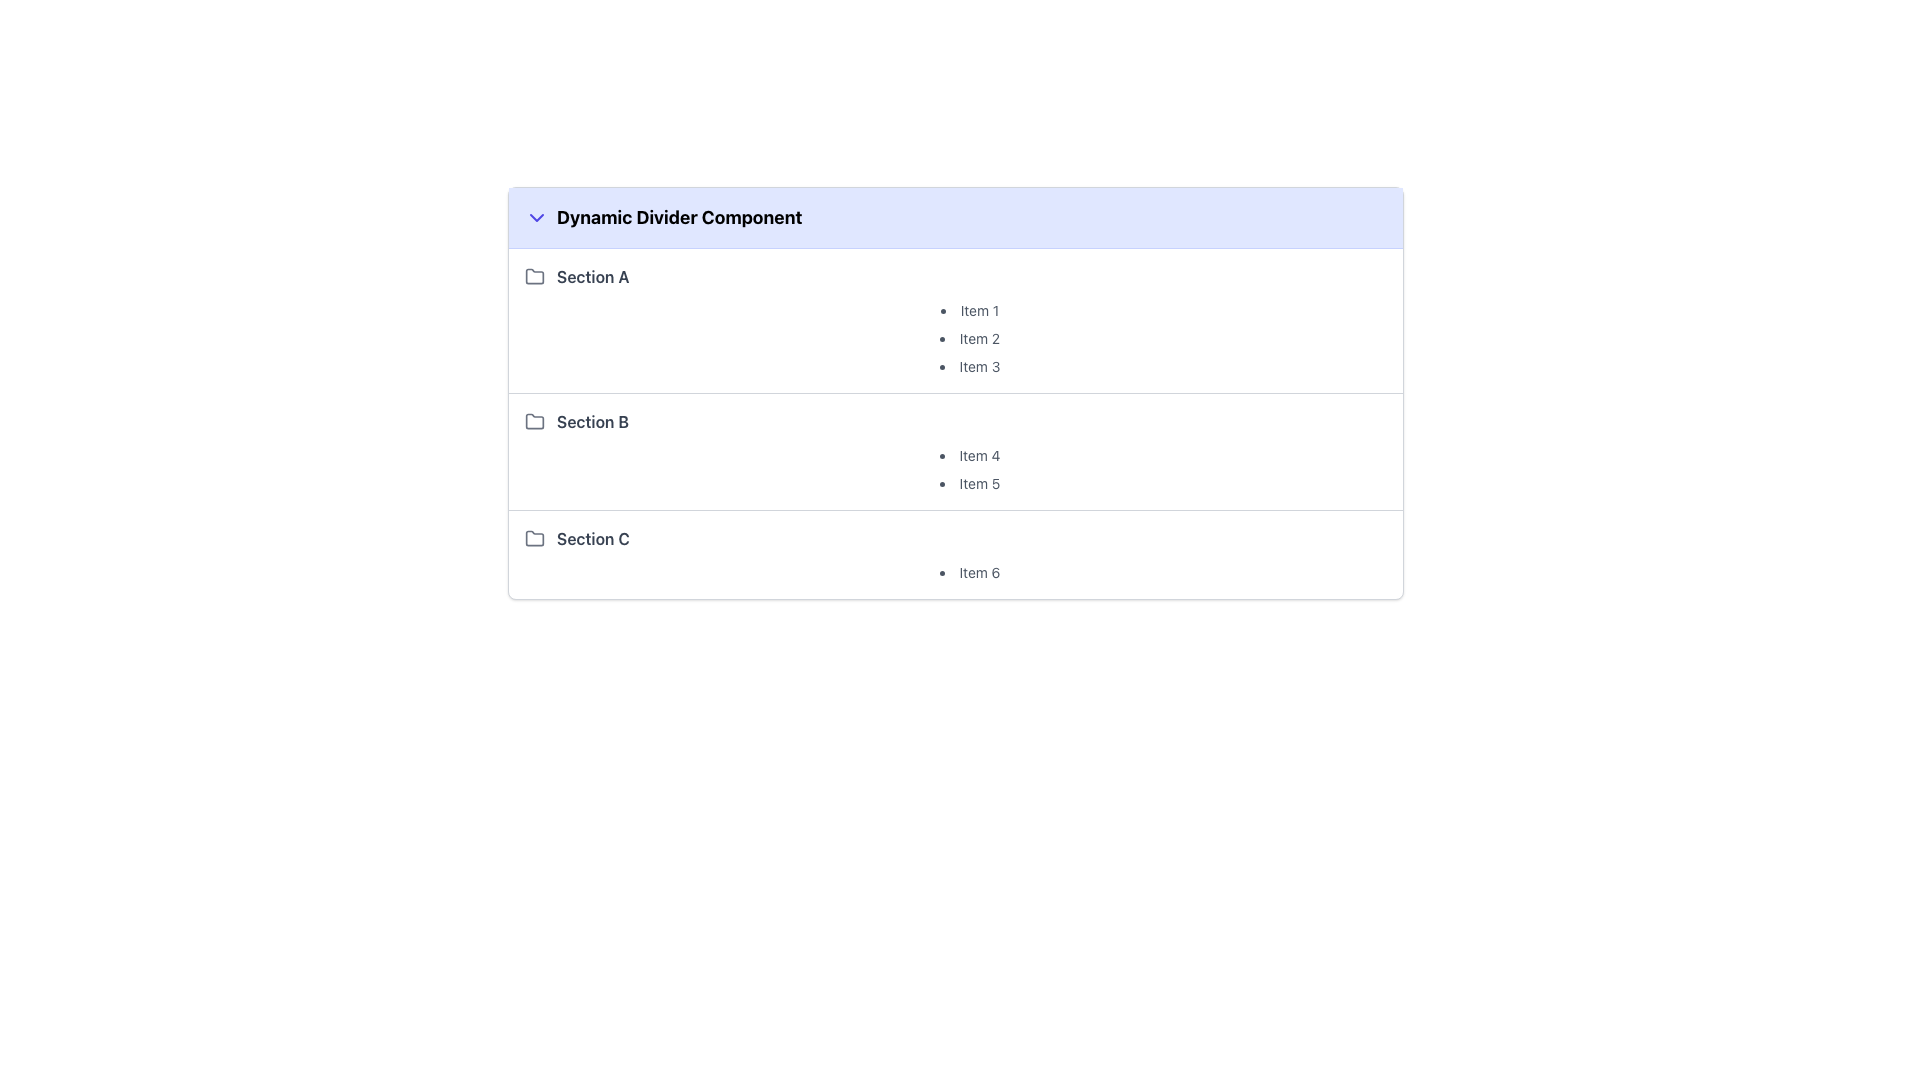 The image size is (1920, 1080). What do you see at coordinates (969, 483) in the screenshot?
I see `the informational label 'Item 5' which is the second item in the bulleted list of 'Section B', positioned horizontally centered in the viewport` at bounding box center [969, 483].